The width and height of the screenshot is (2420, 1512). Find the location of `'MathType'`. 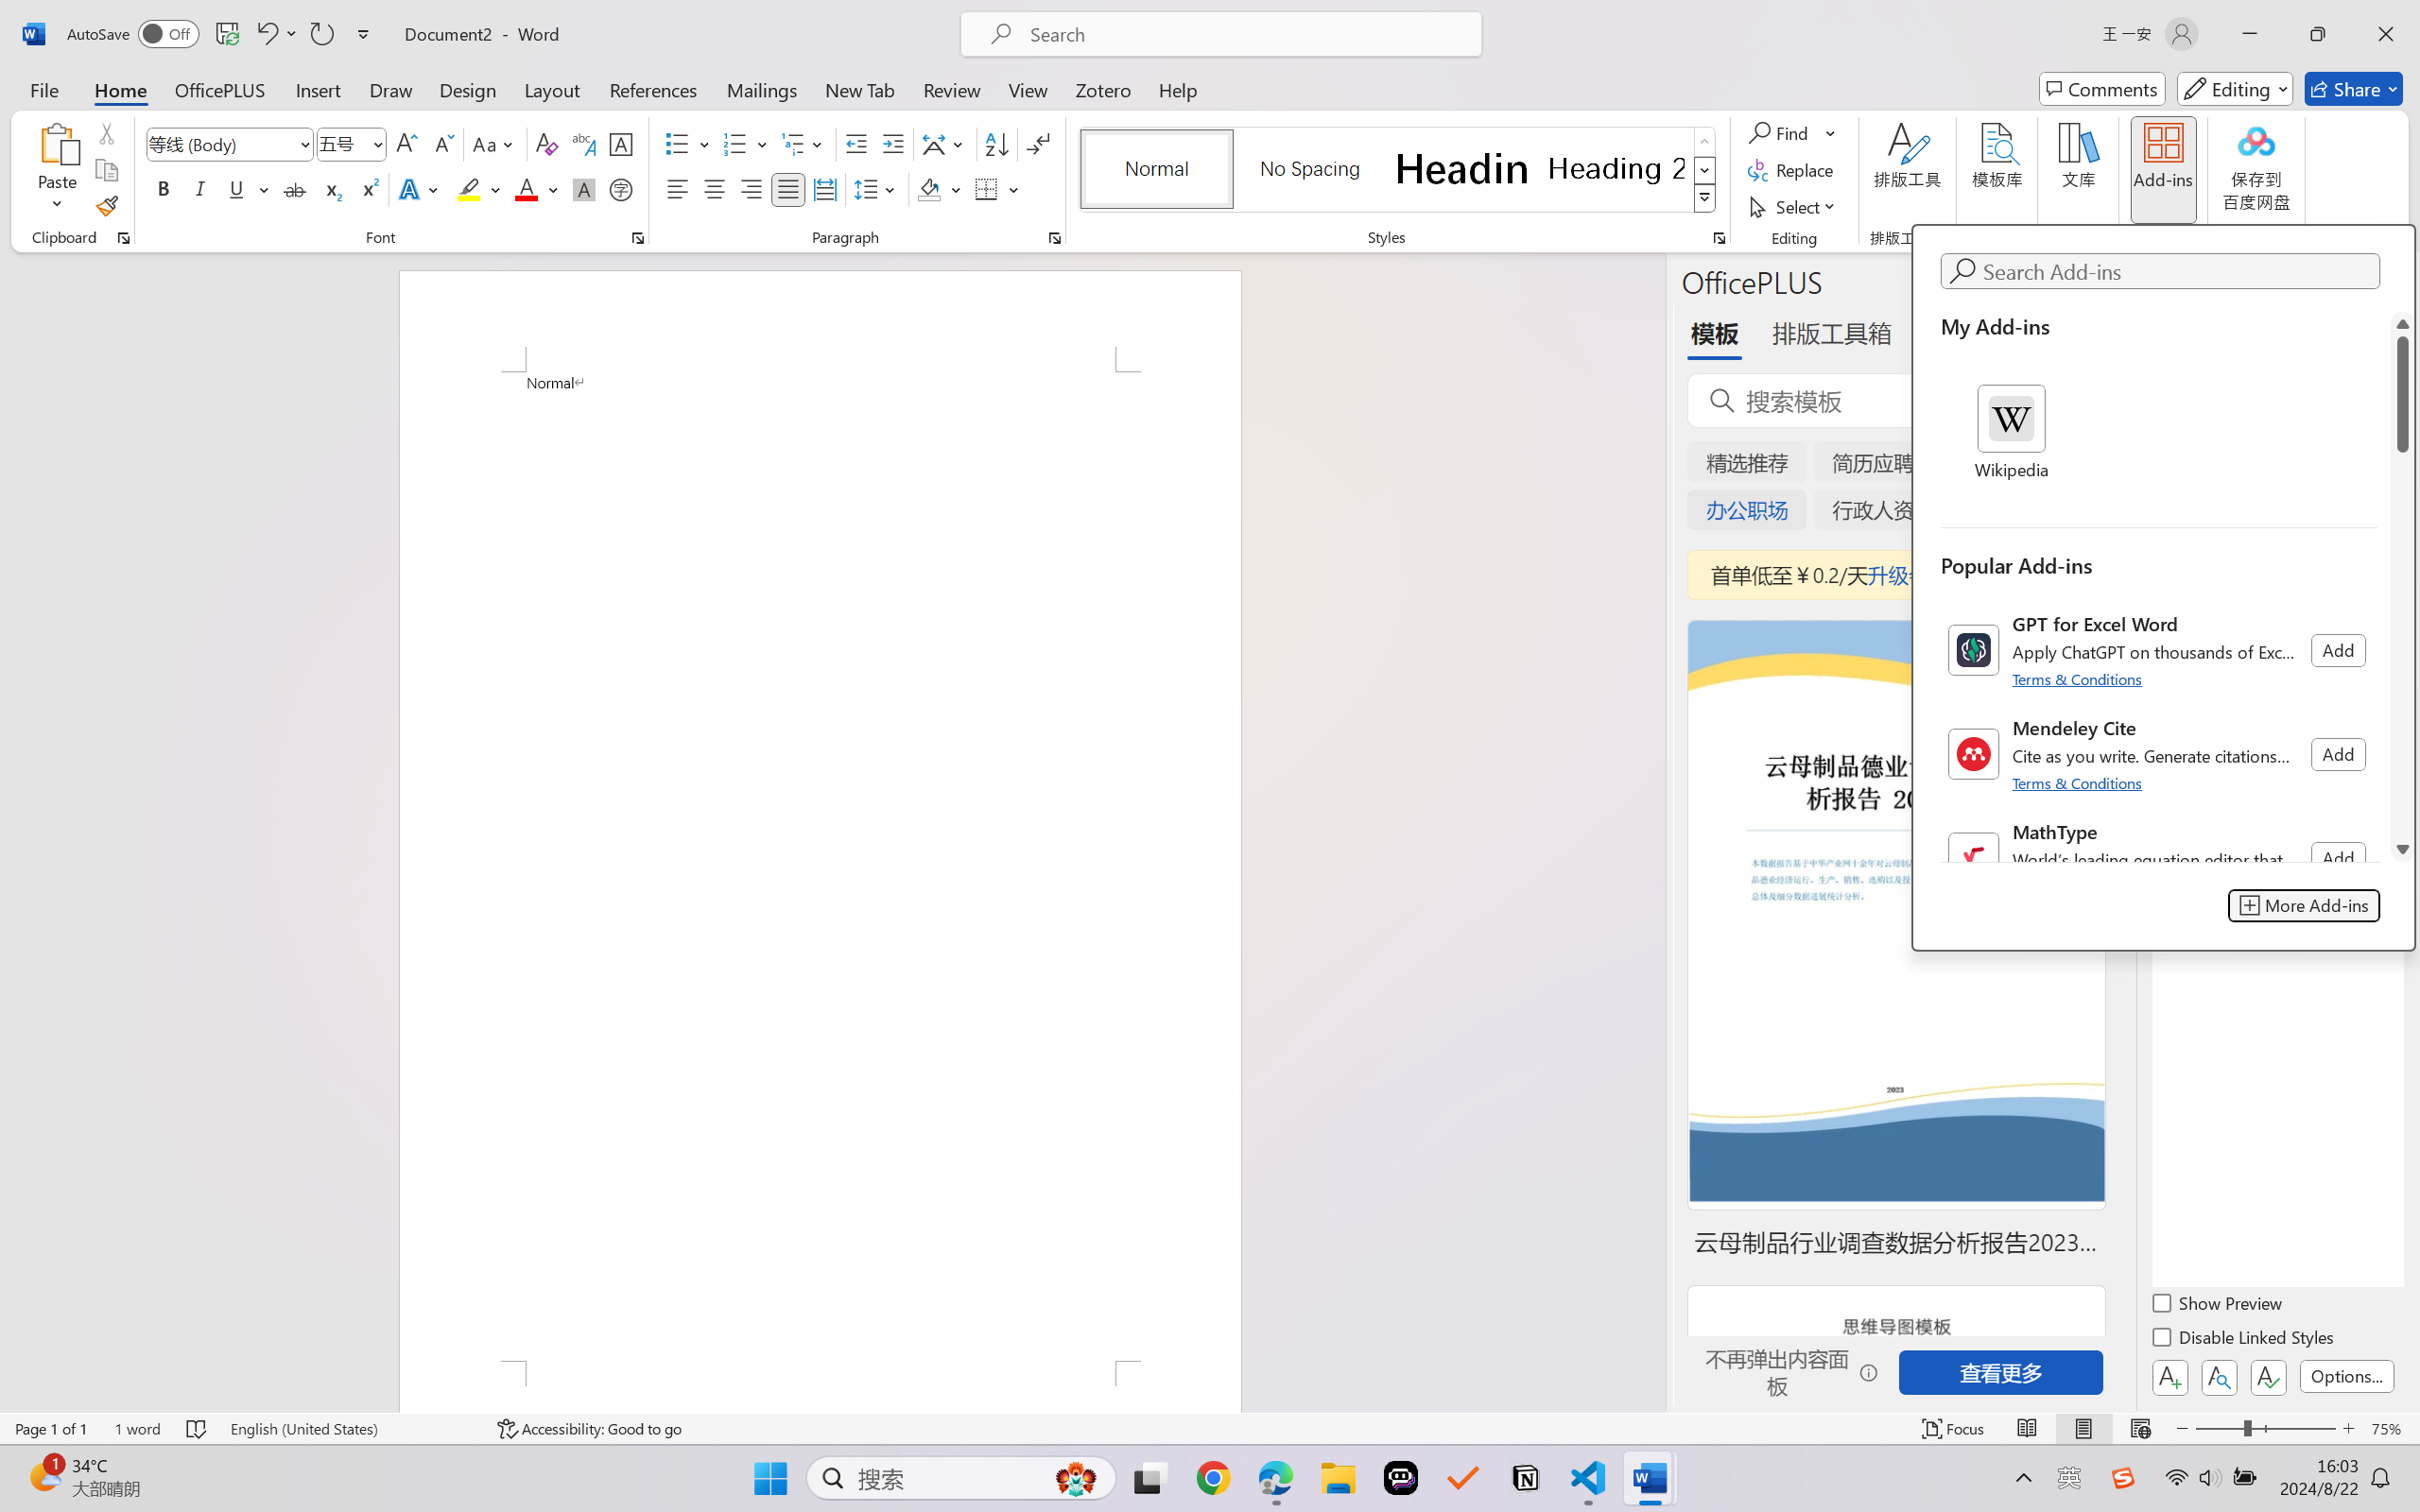

'MathType' is located at coordinates (2158, 857).